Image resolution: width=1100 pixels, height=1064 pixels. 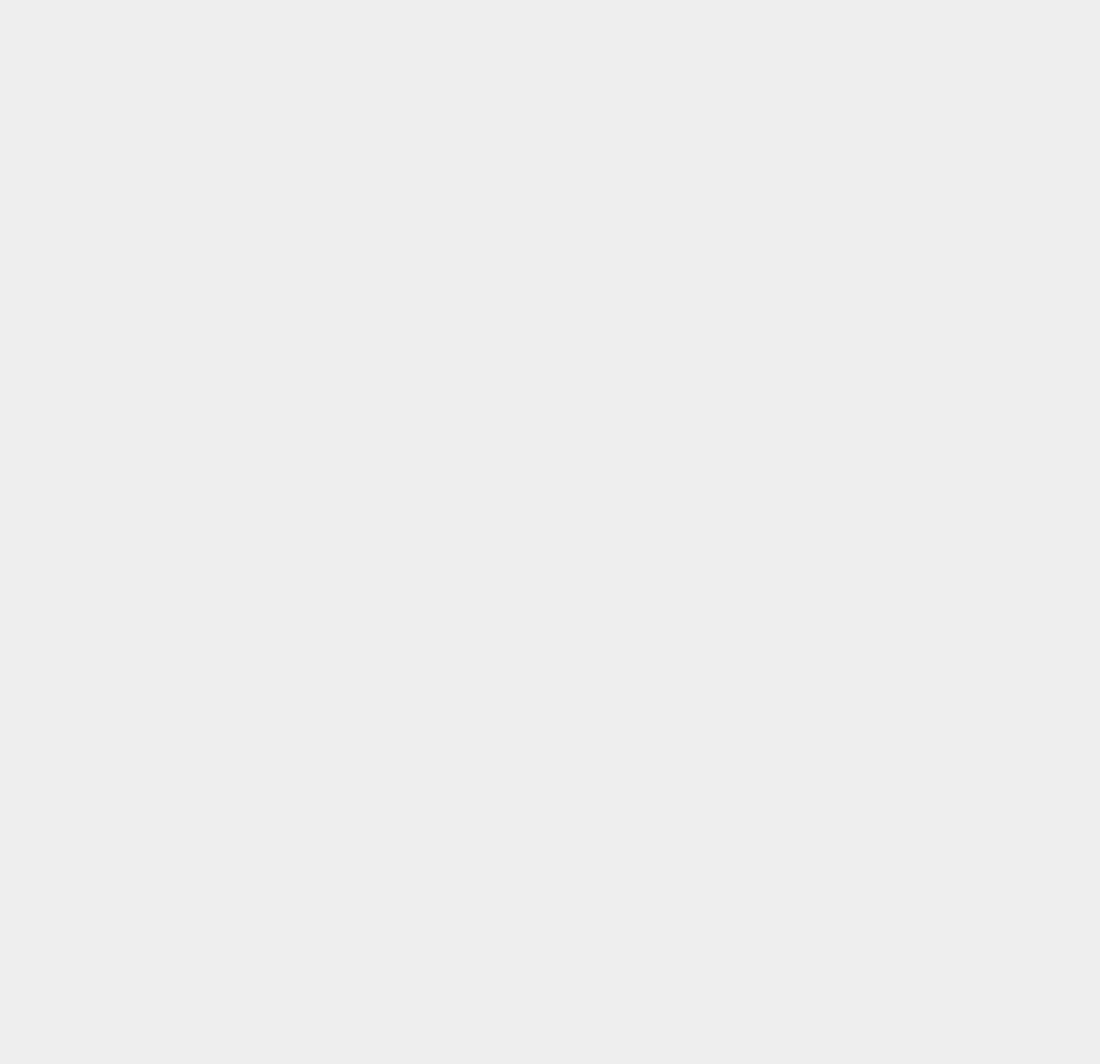 I want to click on 'Lenovo ThinkPad', so click(x=831, y=226).